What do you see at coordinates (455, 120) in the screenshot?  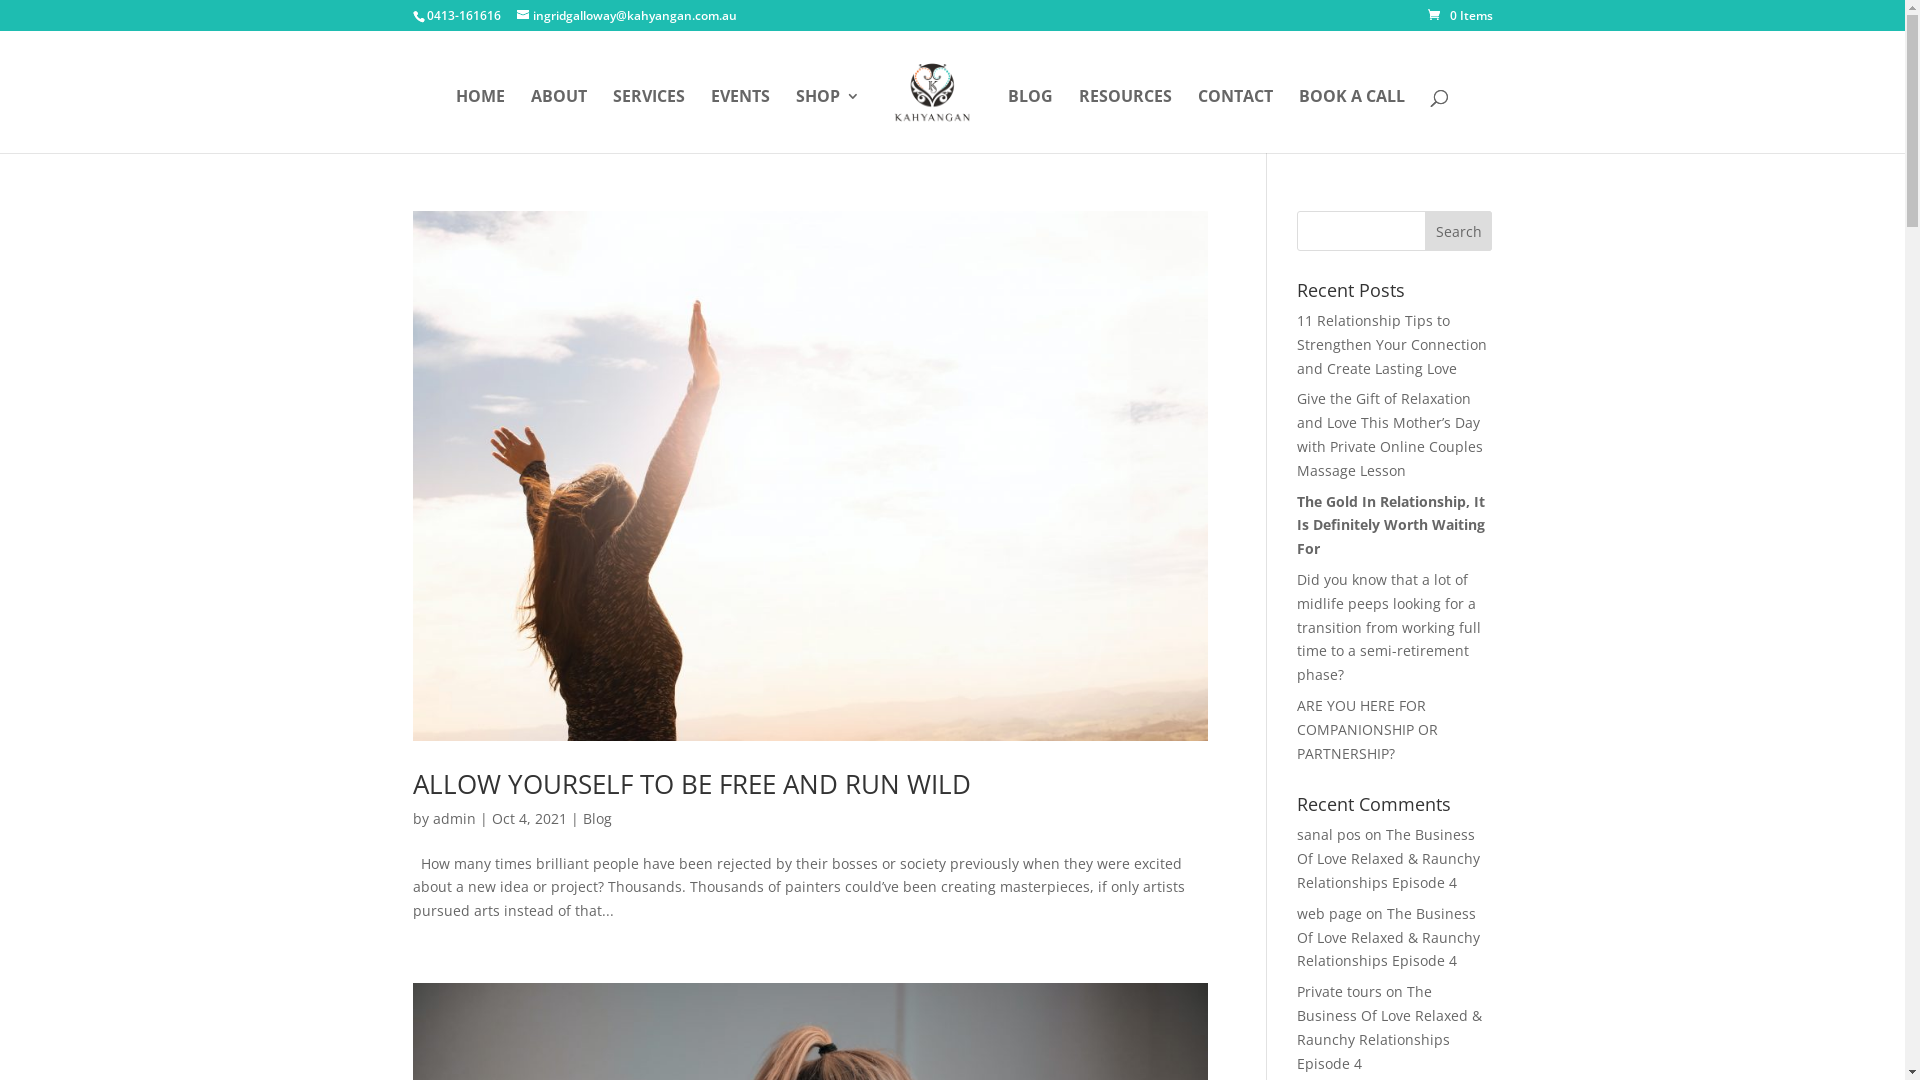 I see `'HOME'` at bounding box center [455, 120].